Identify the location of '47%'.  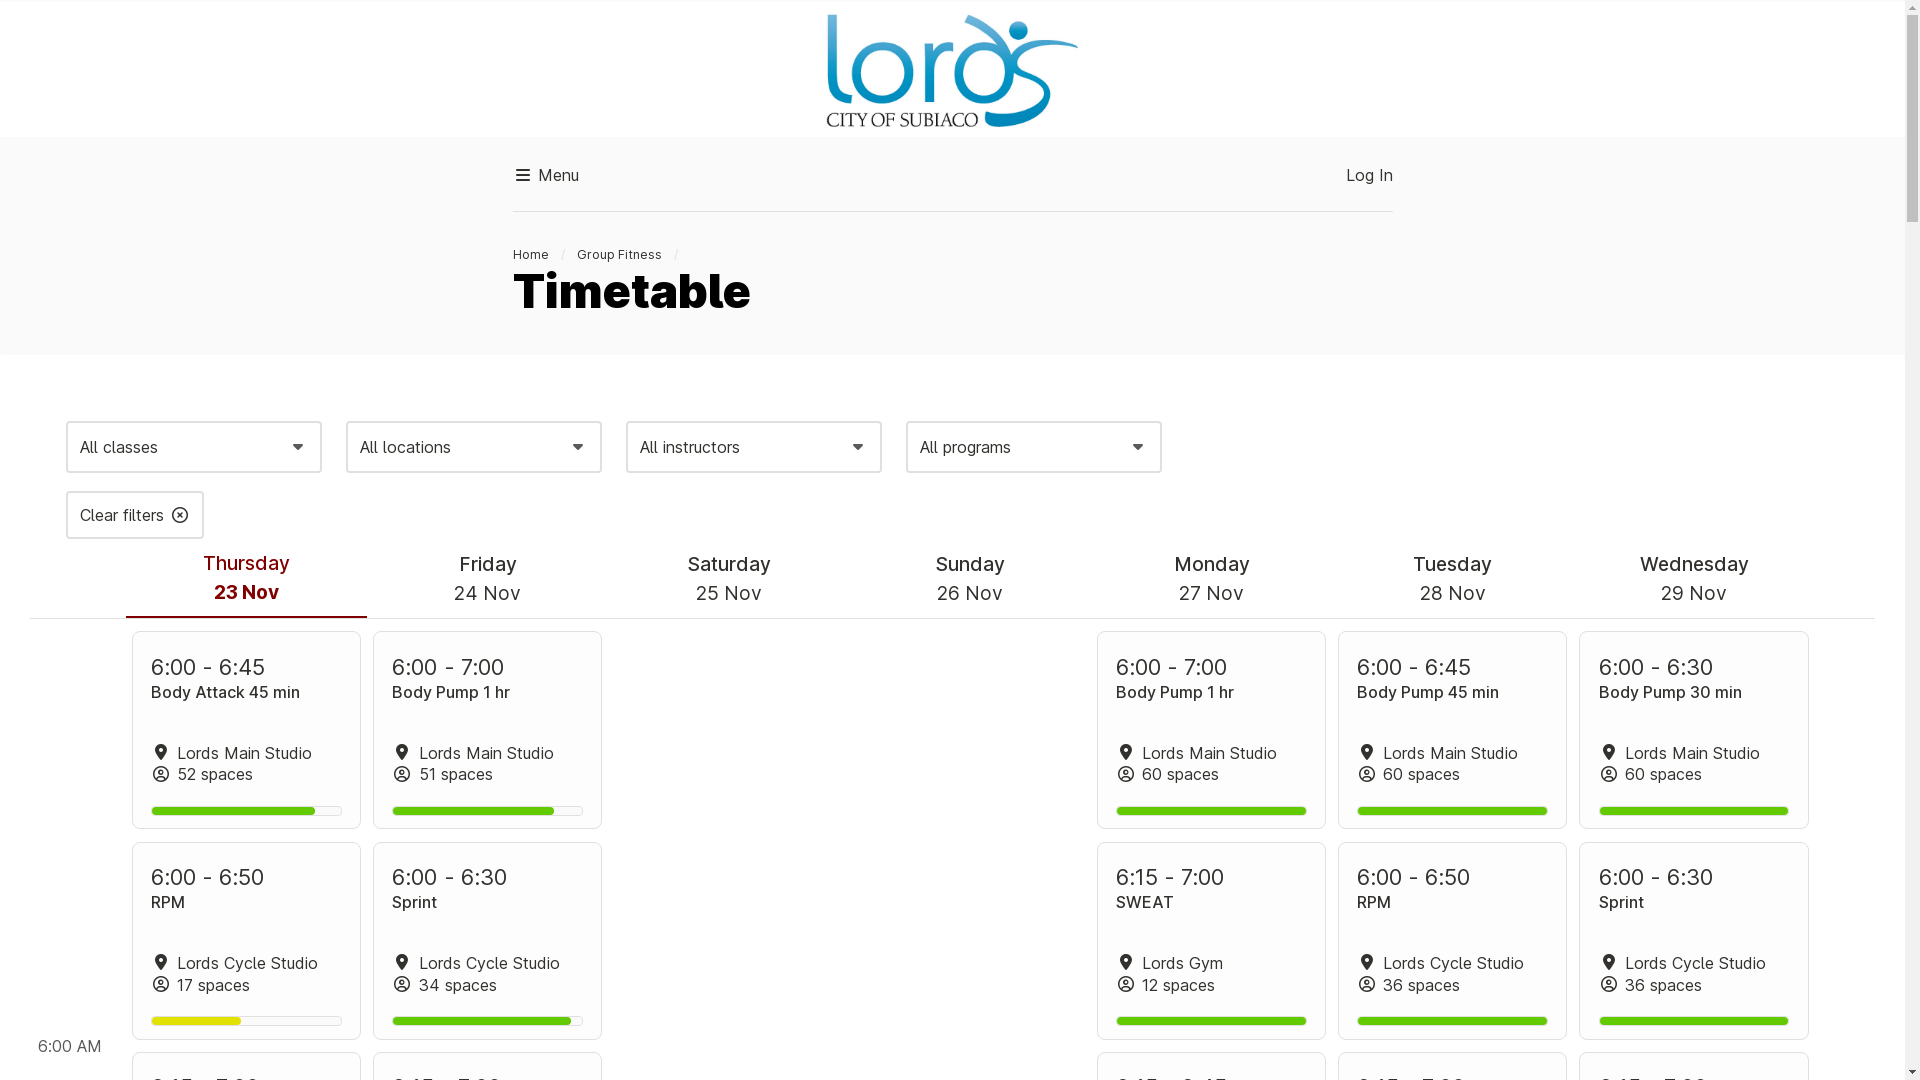
(245, 1021).